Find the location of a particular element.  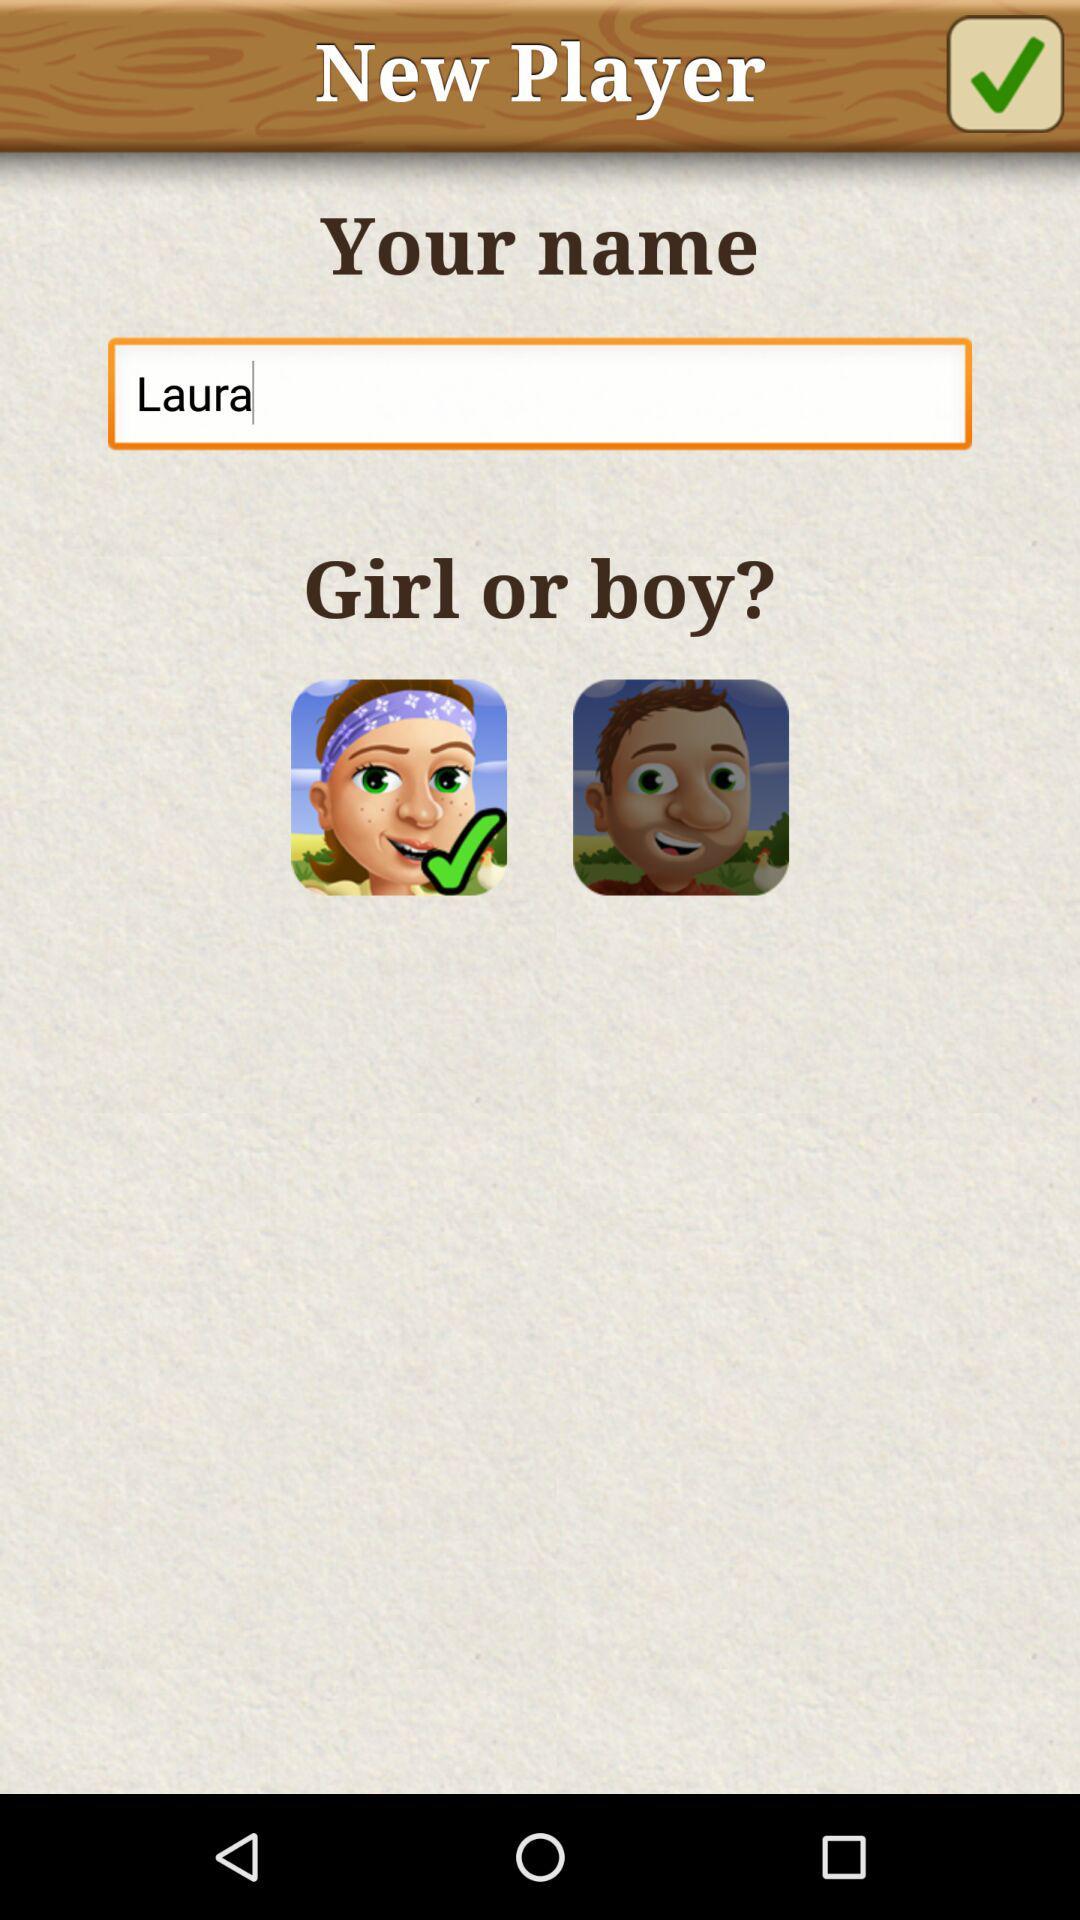

new player is located at coordinates (1005, 73).